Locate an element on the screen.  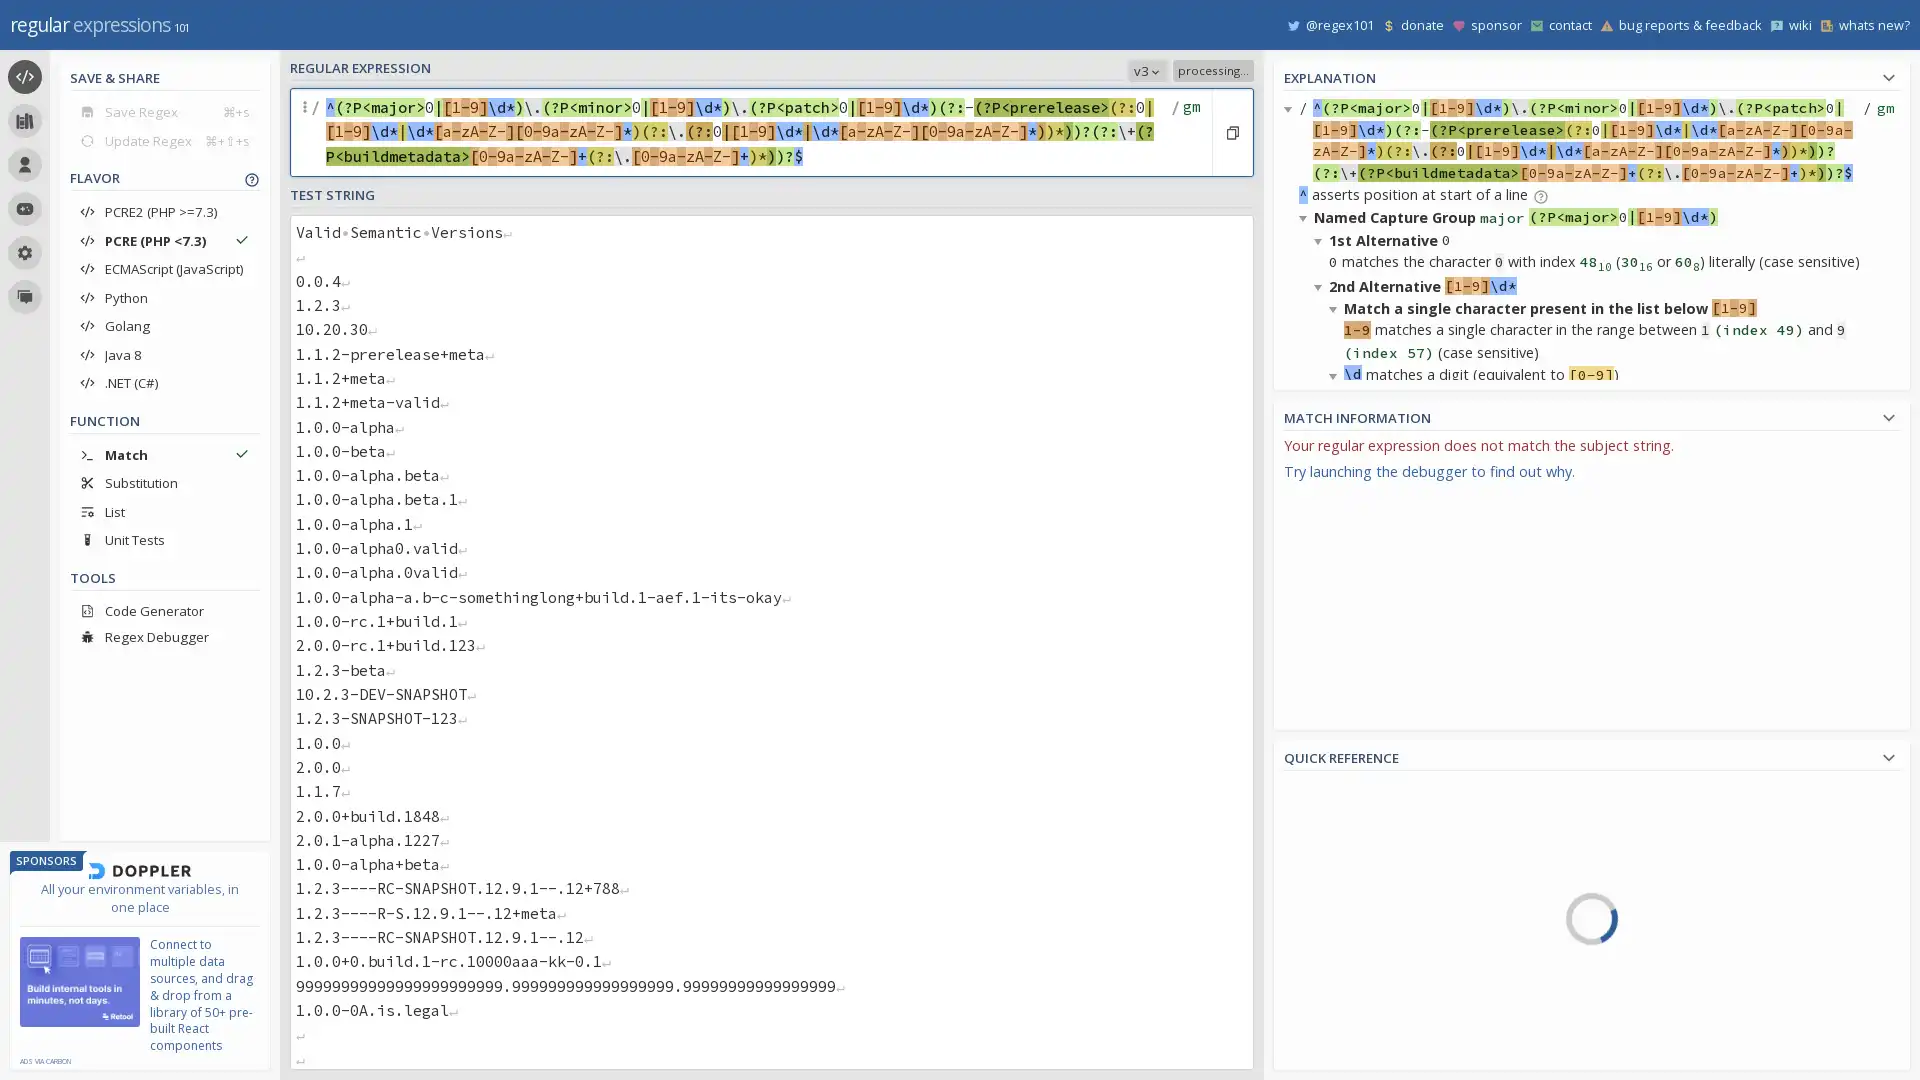
Collapse Subtree is located at coordinates (1336, 806).